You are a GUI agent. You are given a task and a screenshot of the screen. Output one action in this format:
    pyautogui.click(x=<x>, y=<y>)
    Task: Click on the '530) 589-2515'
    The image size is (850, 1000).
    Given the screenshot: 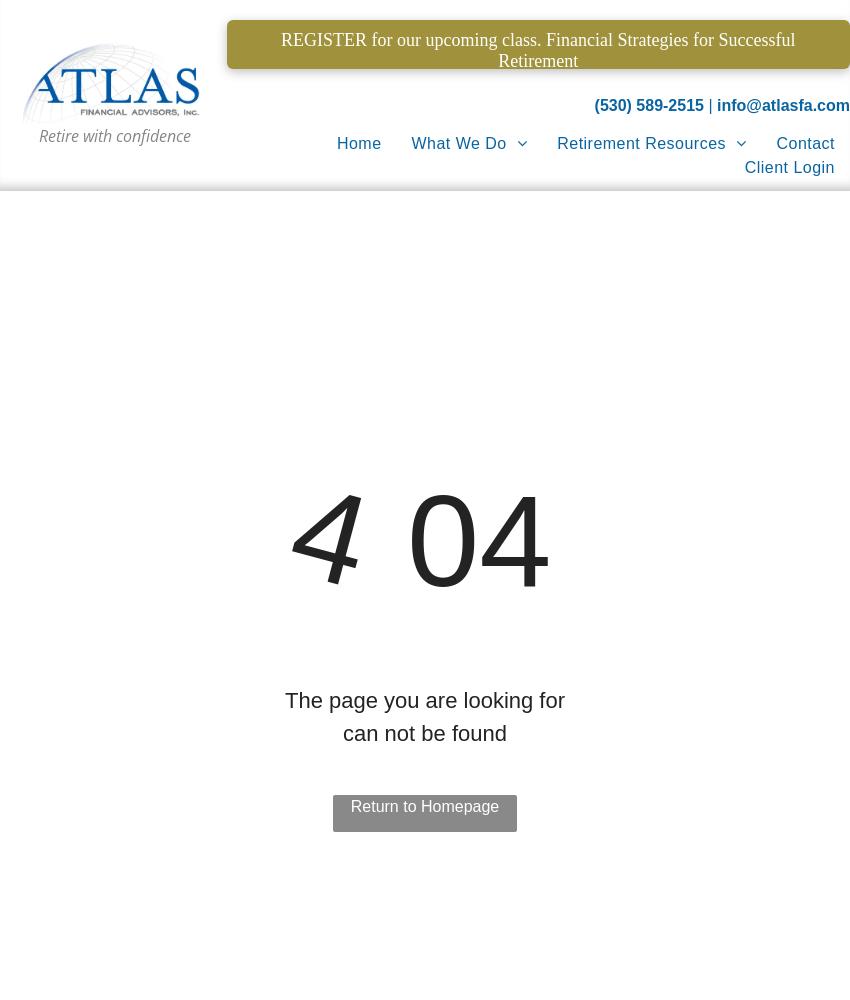 What is the action you would take?
    pyautogui.click(x=651, y=104)
    